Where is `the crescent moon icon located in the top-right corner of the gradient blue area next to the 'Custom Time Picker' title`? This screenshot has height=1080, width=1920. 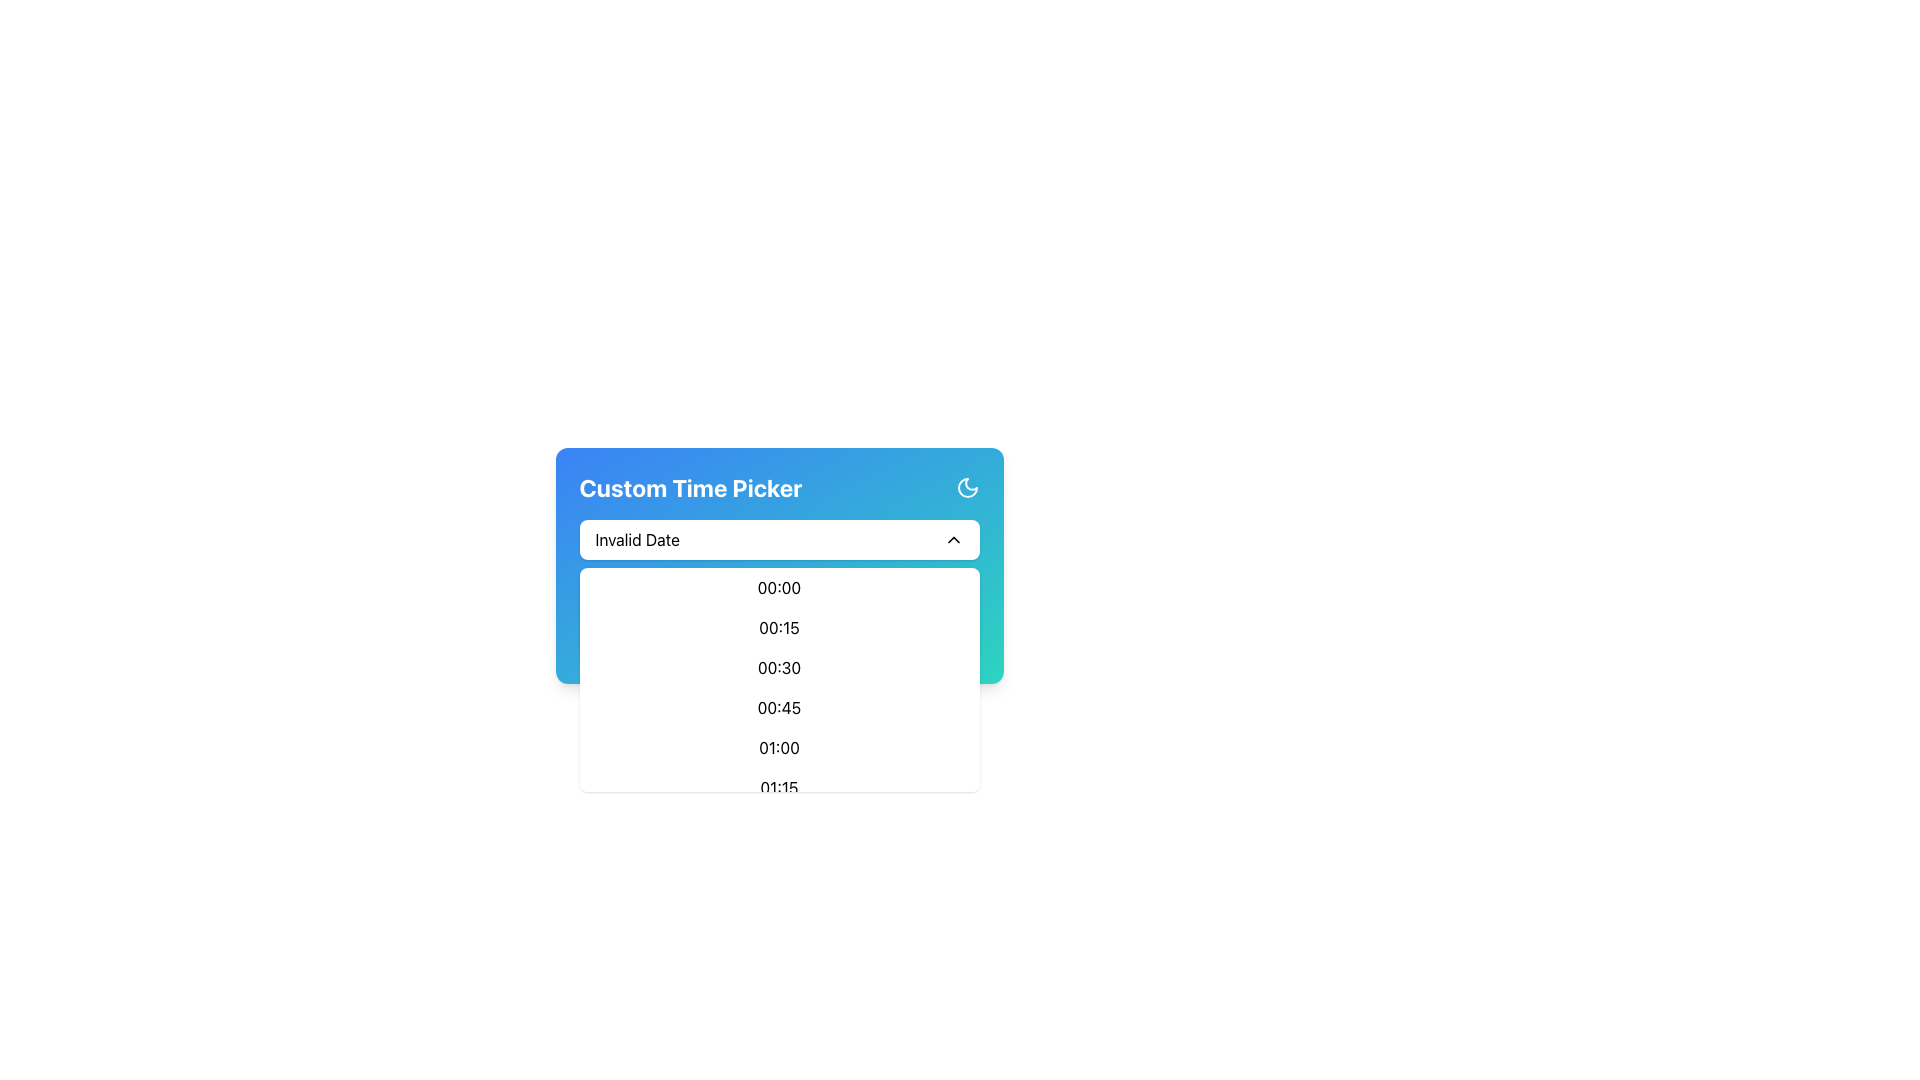 the crescent moon icon located in the top-right corner of the gradient blue area next to the 'Custom Time Picker' title is located at coordinates (967, 488).